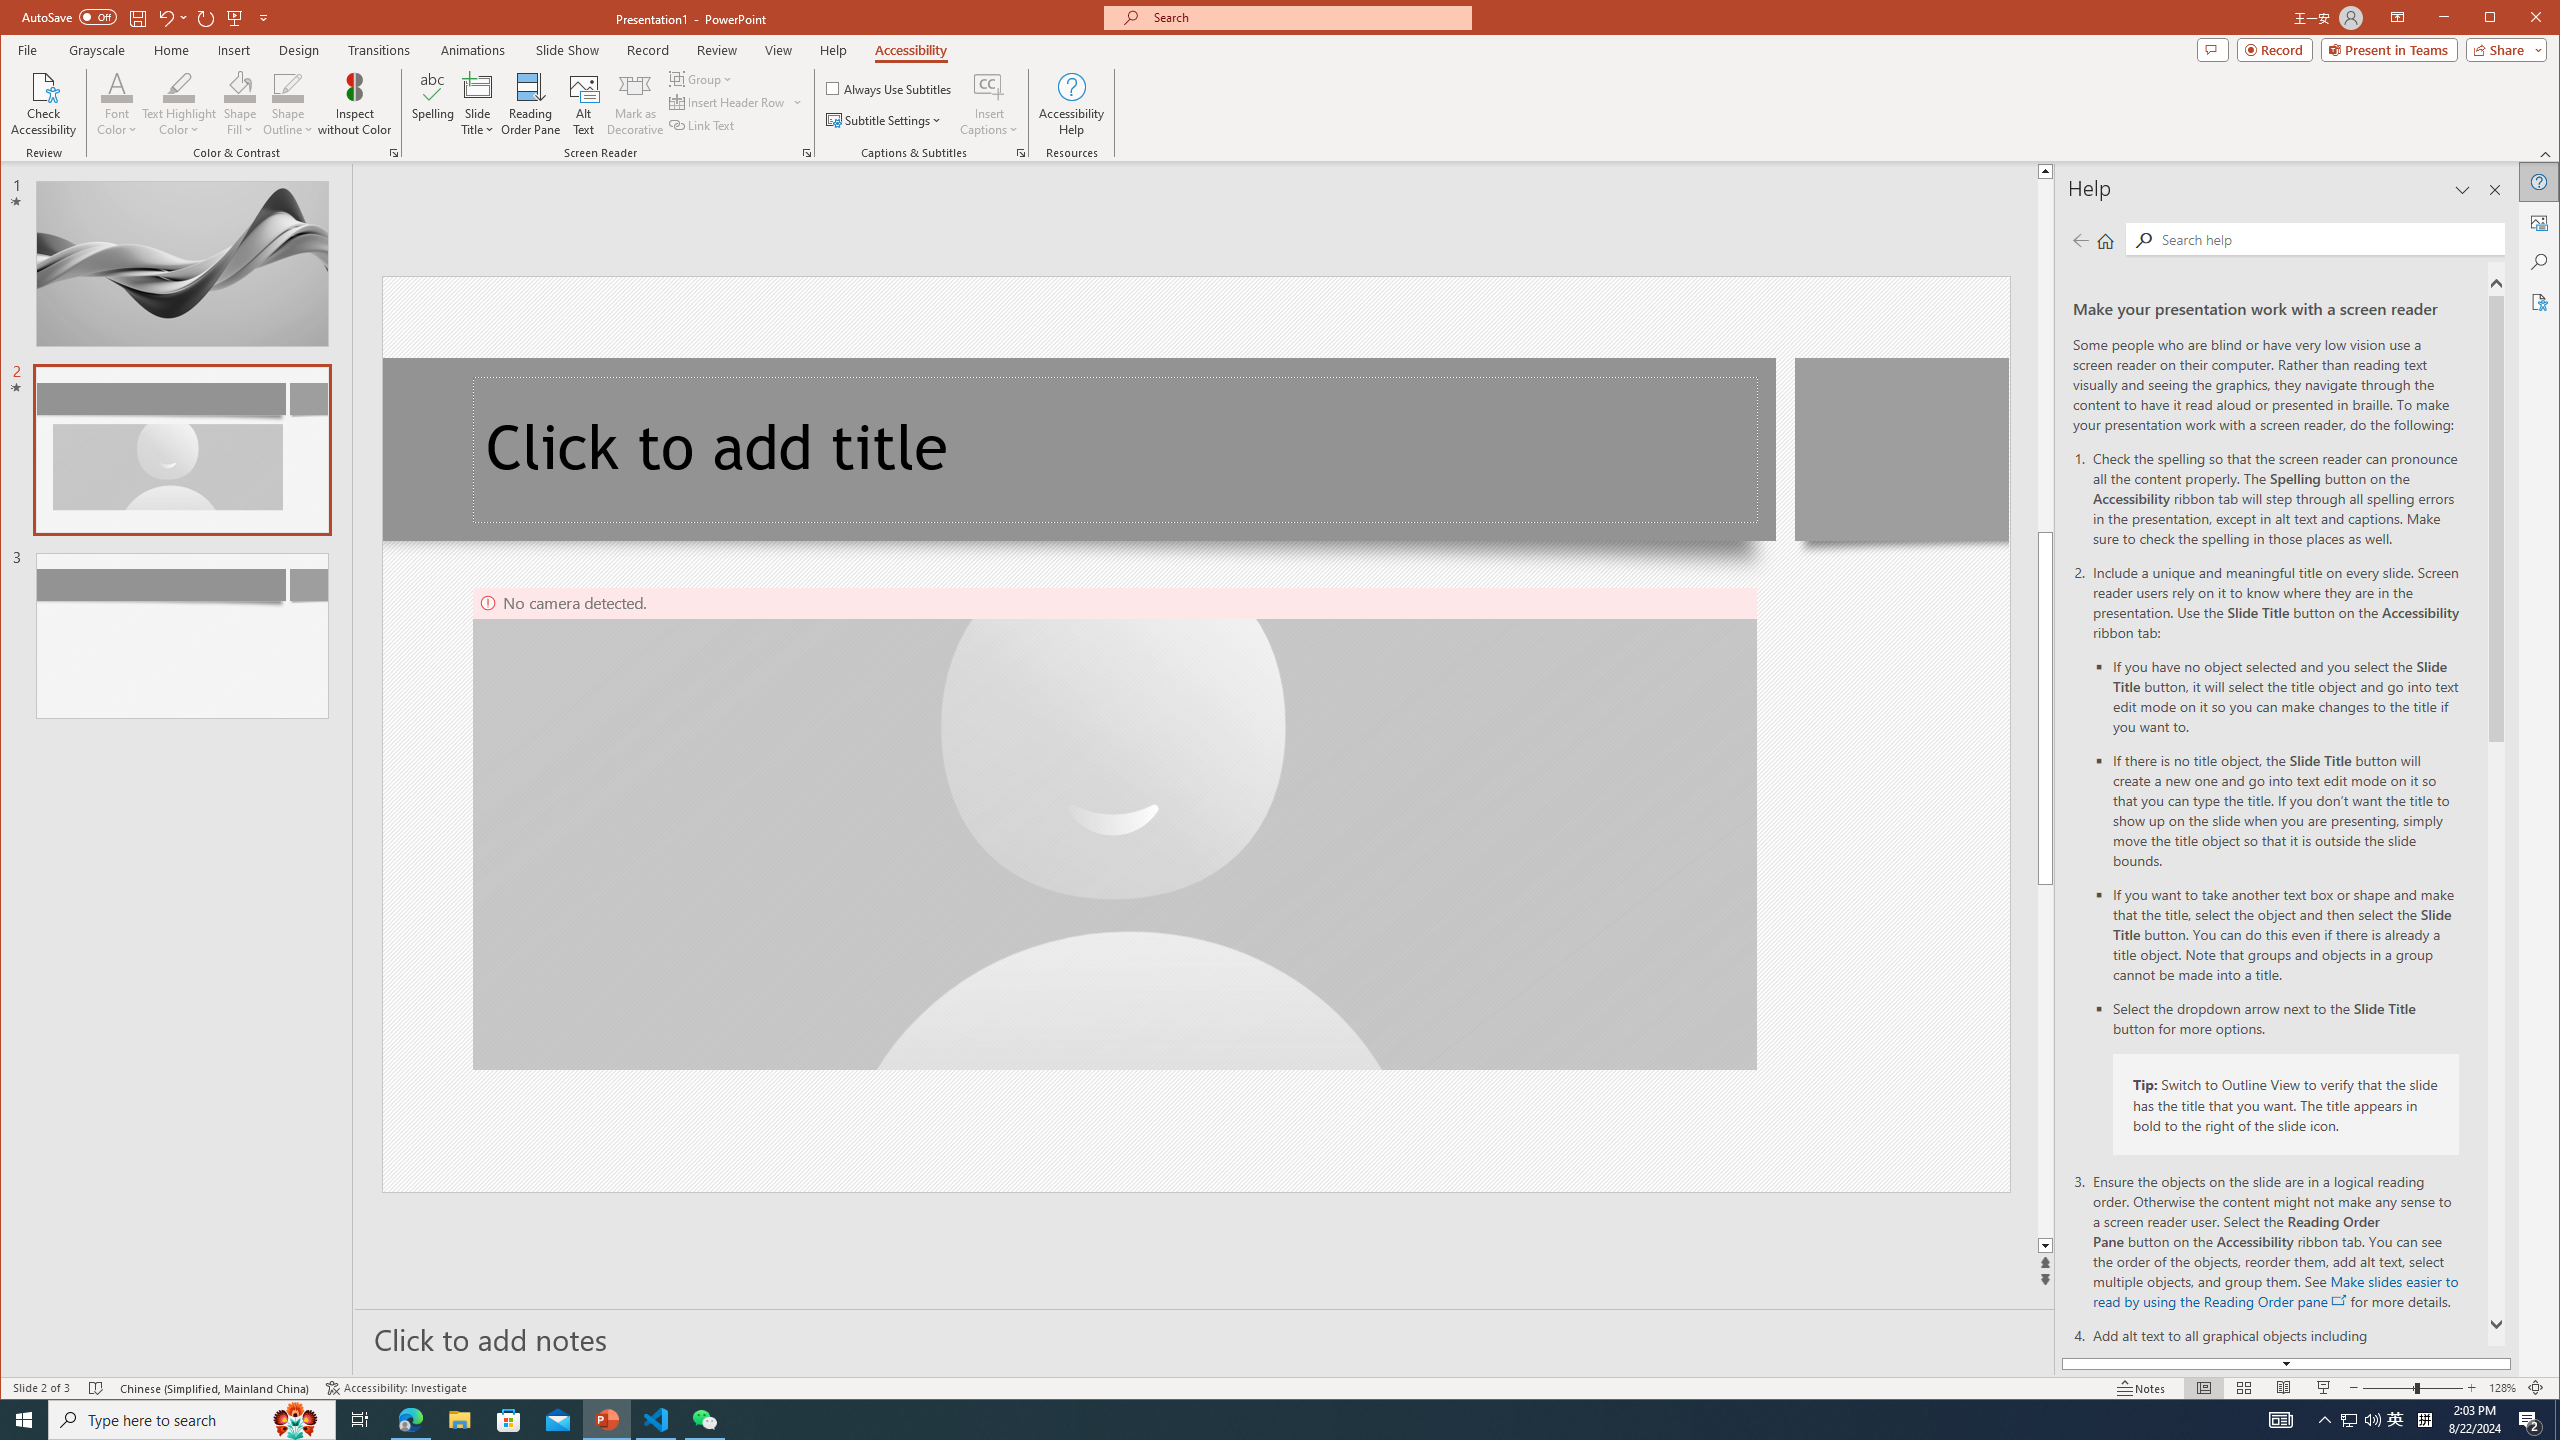  What do you see at coordinates (2080, 240) in the screenshot?
I see `'Previous page'` at bounding box center [2080, 240].